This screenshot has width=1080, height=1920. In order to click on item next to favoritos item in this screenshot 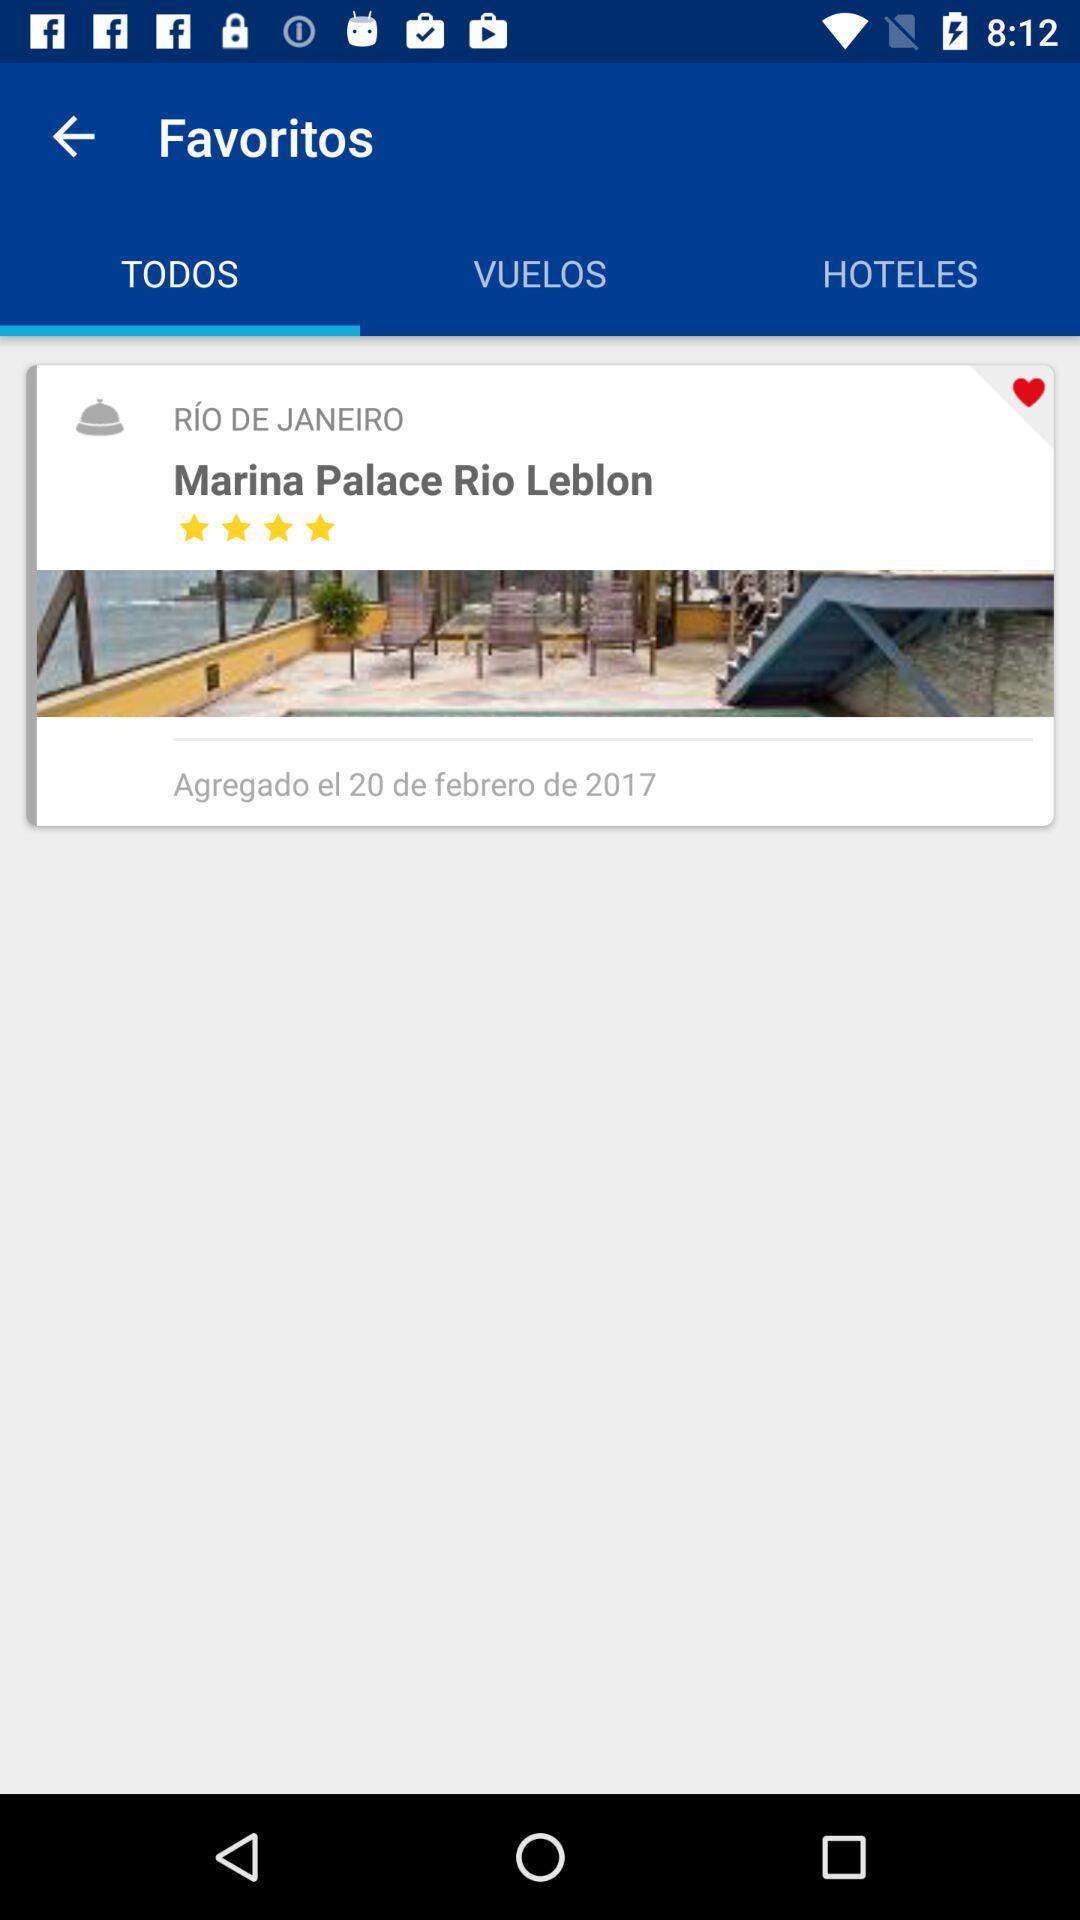, I will do `click(72, 135)`.